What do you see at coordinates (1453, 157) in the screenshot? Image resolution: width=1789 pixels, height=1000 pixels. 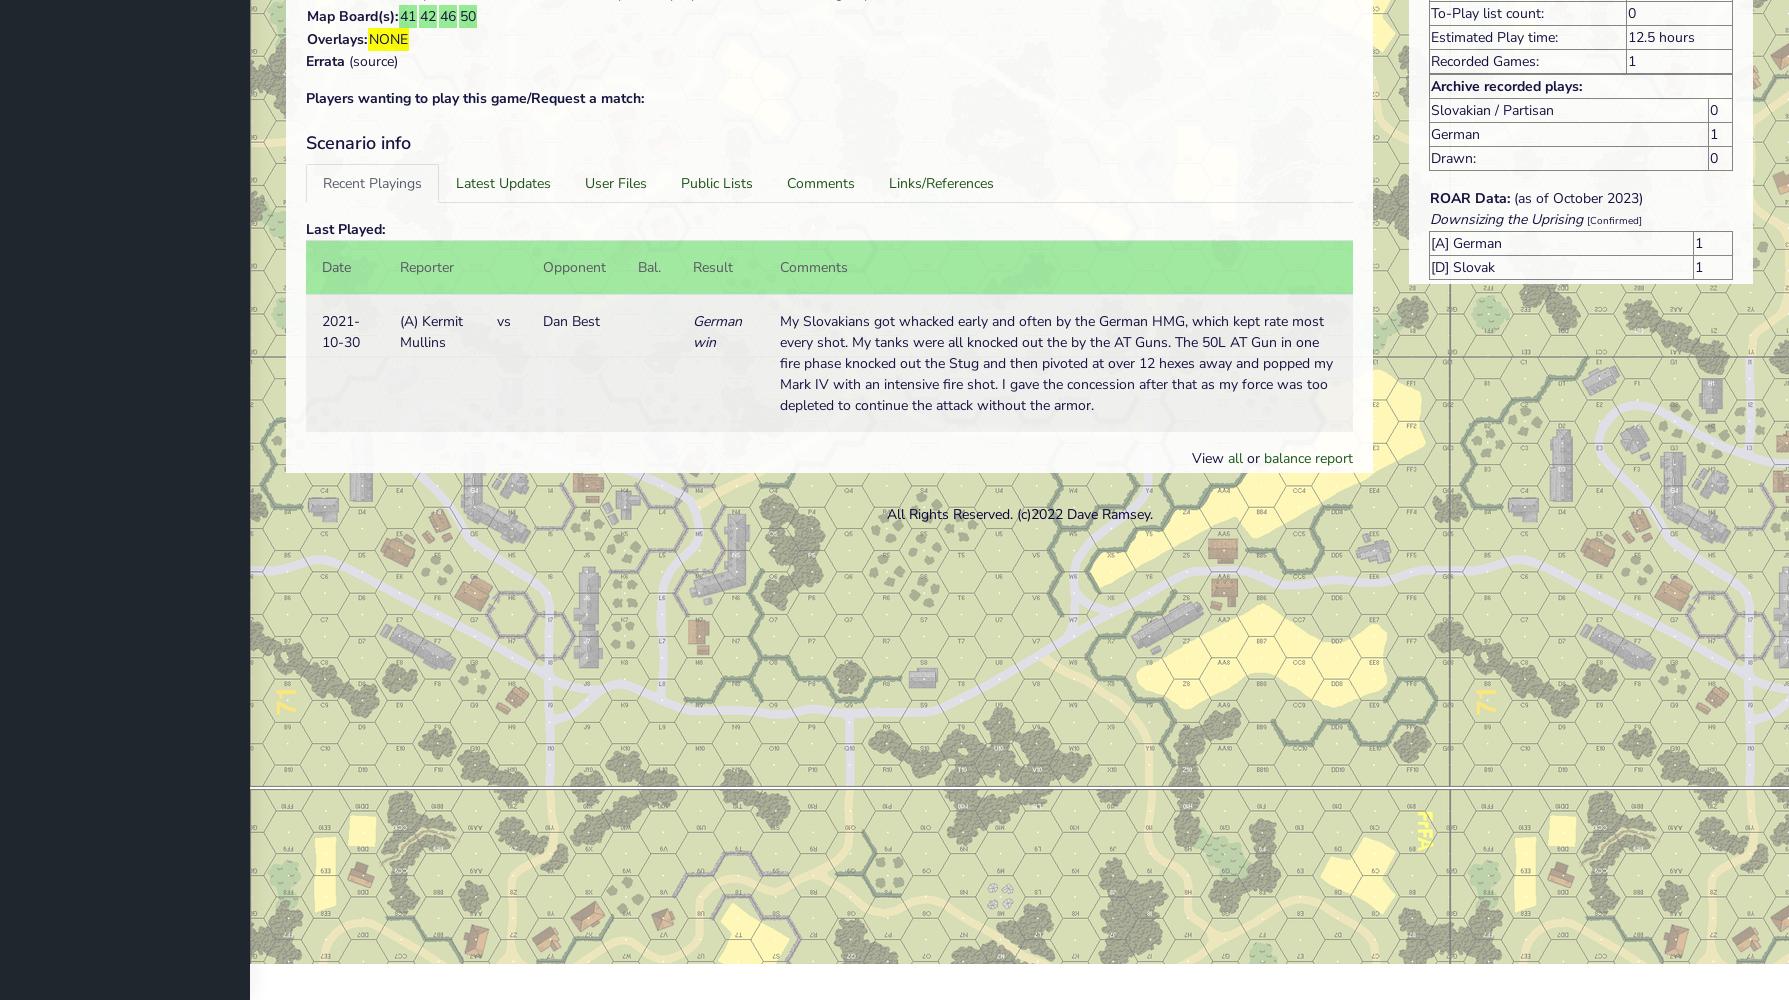 I see `'Drawn:'` at bounding box center [1453, 157].